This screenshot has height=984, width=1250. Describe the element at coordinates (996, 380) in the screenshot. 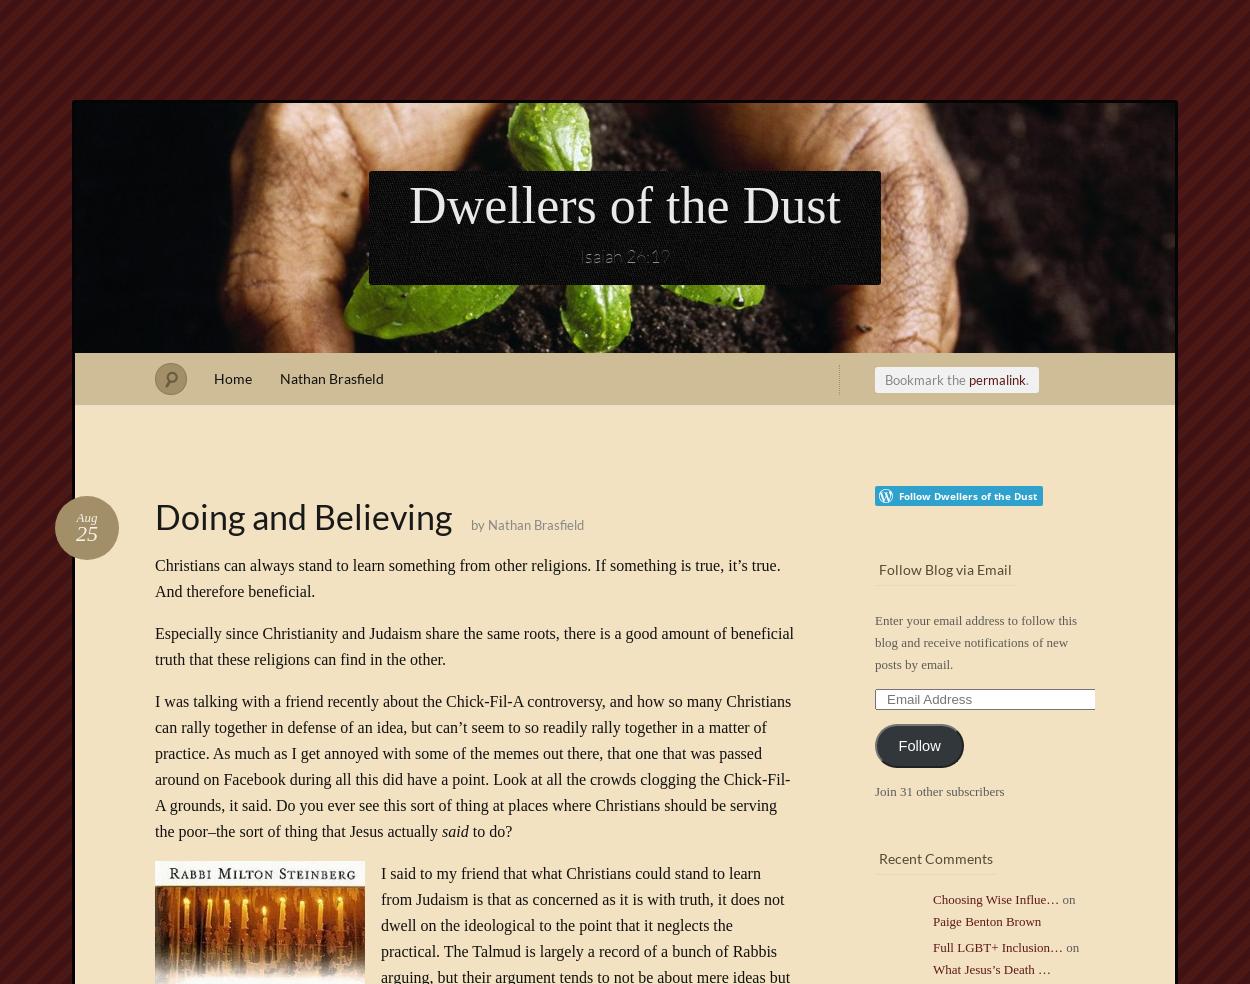

I see `'permalink'` at that location.